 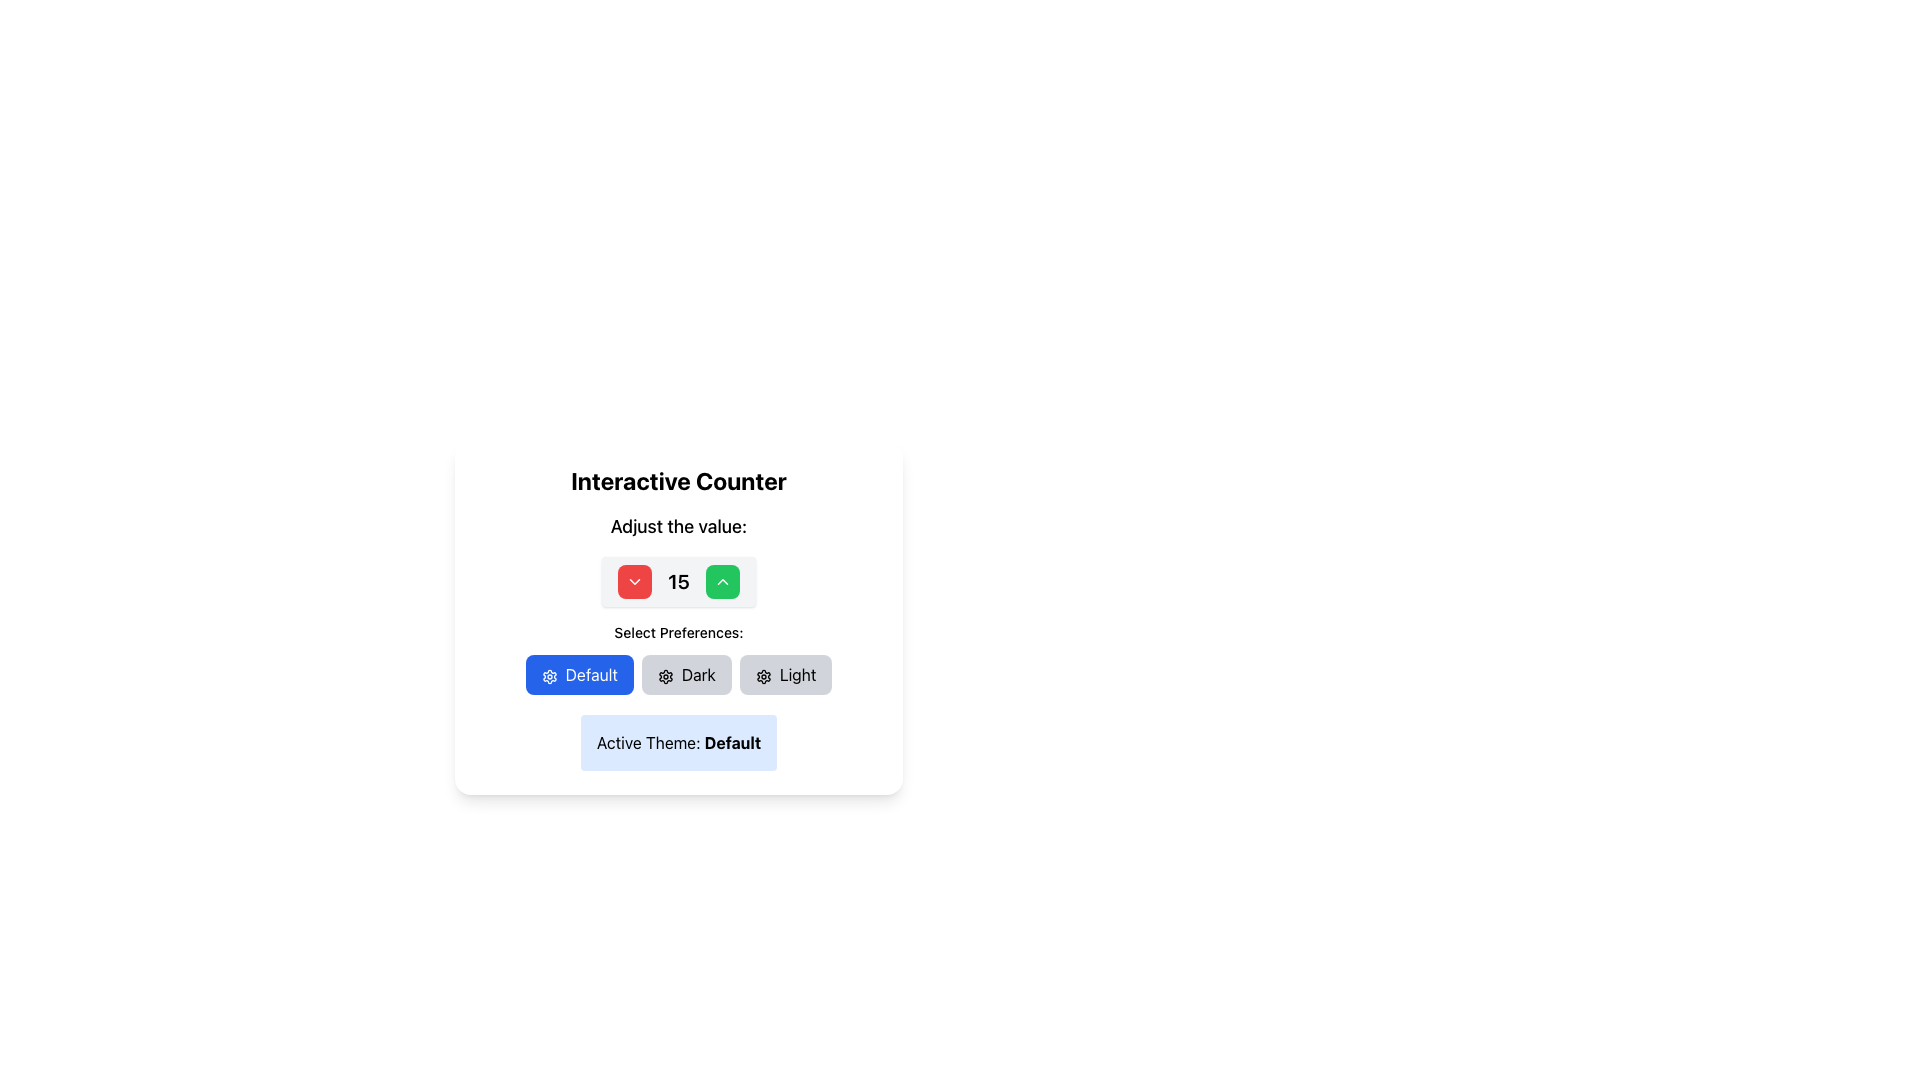 What do you see at coordinates (549, 675) in the screenshot?
I see `the graphical gear icon representing settings, which is located under the 'Select Preferences' section and positioned between the 'Default' and 'Dark' buttons` at bounding box center [549, 675].